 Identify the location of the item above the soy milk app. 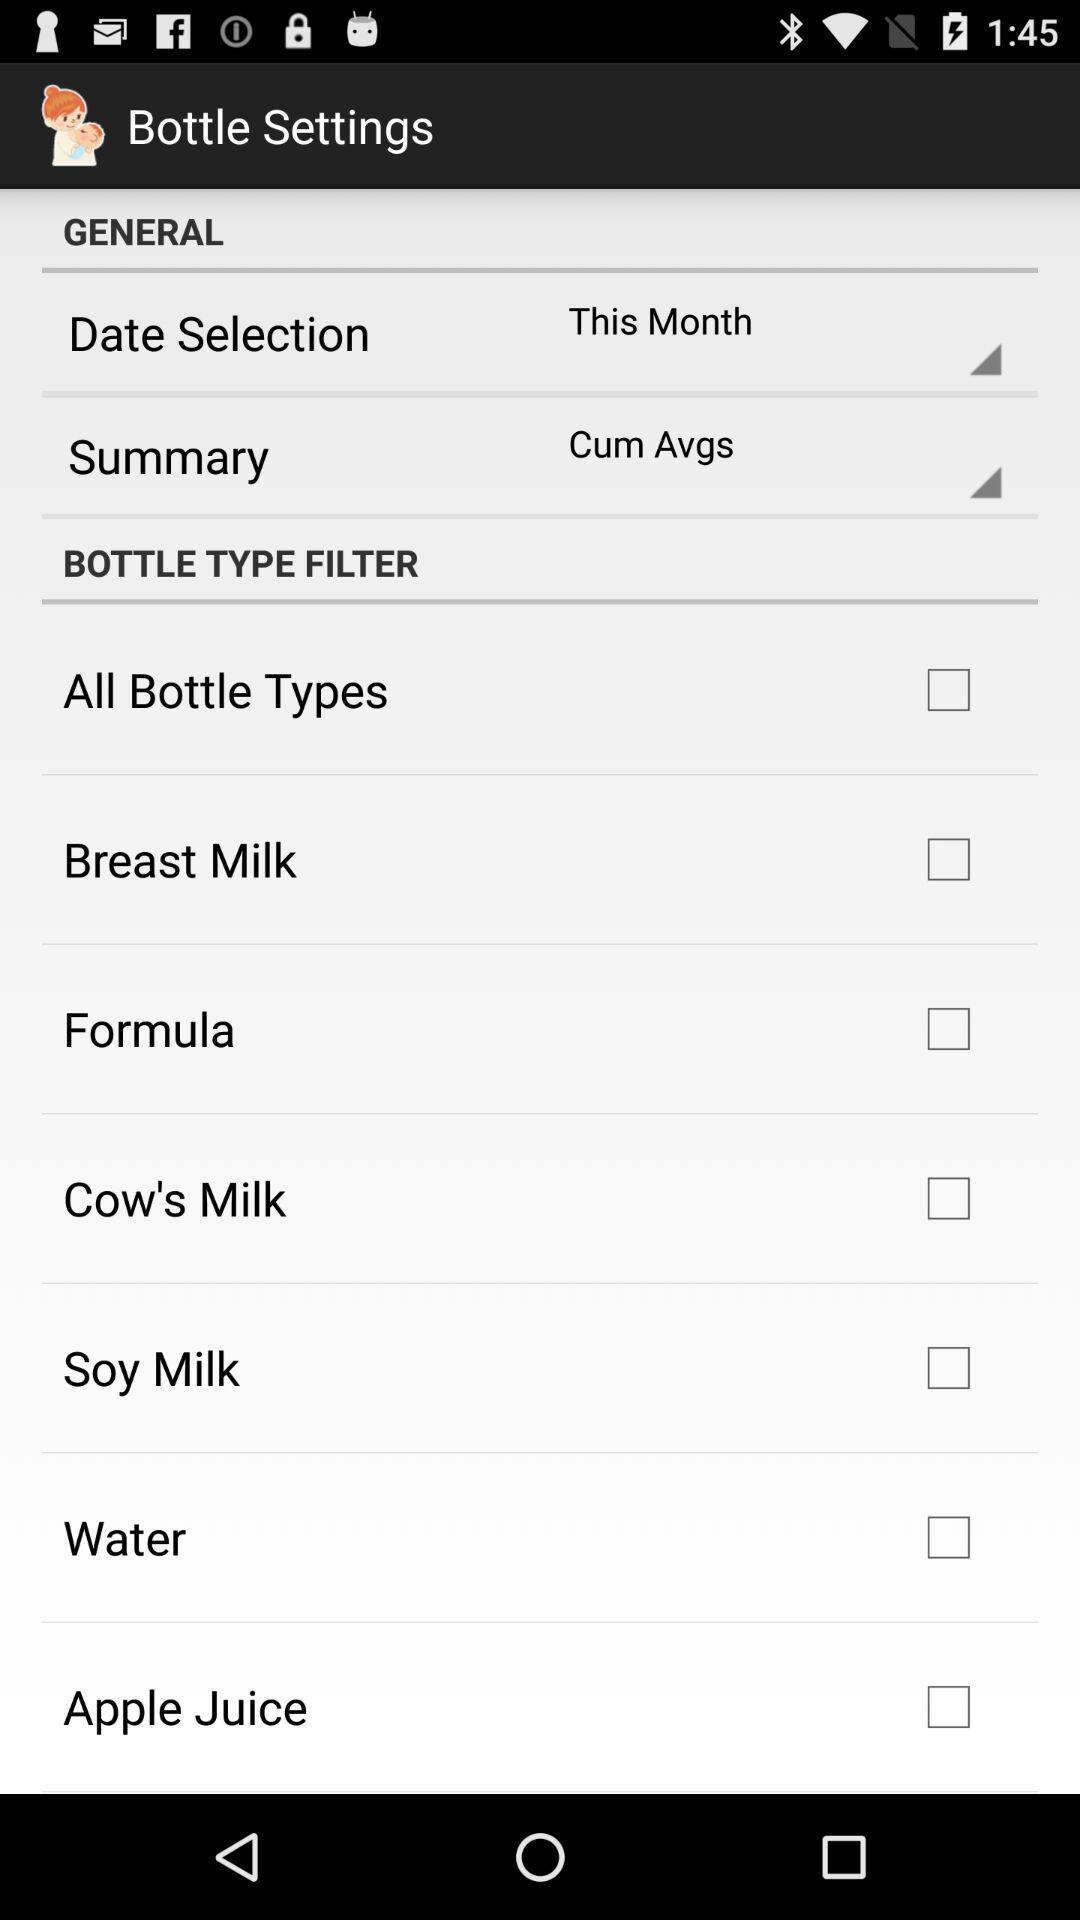
(173, 1198).